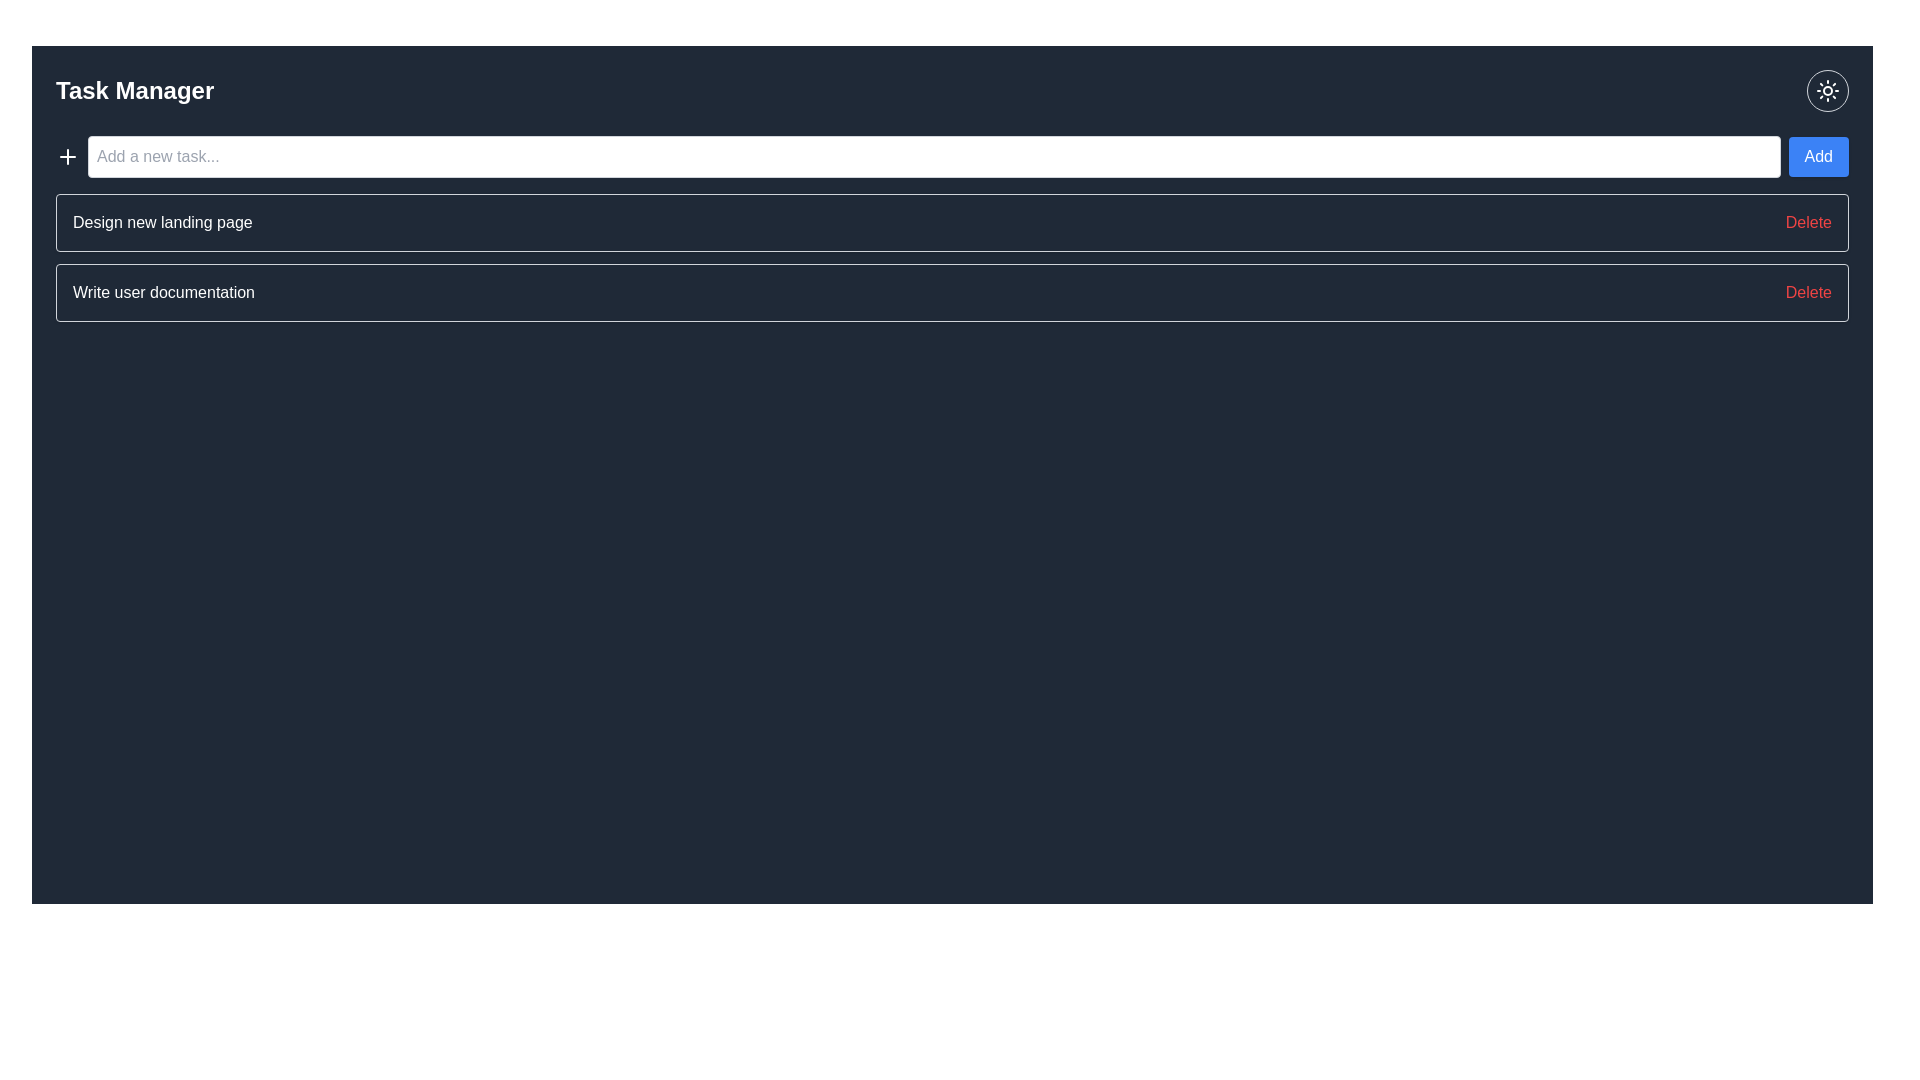 Image resolution: width=1920 pixels, height=1080 pixels. What do you see at coordinates (134, 91) in the screenshot?
I see `the main title of the page, which serves as the identification for the task manager application and is positioned at the top-left corner above the task input box and task list` at bounding box center [134, 91].